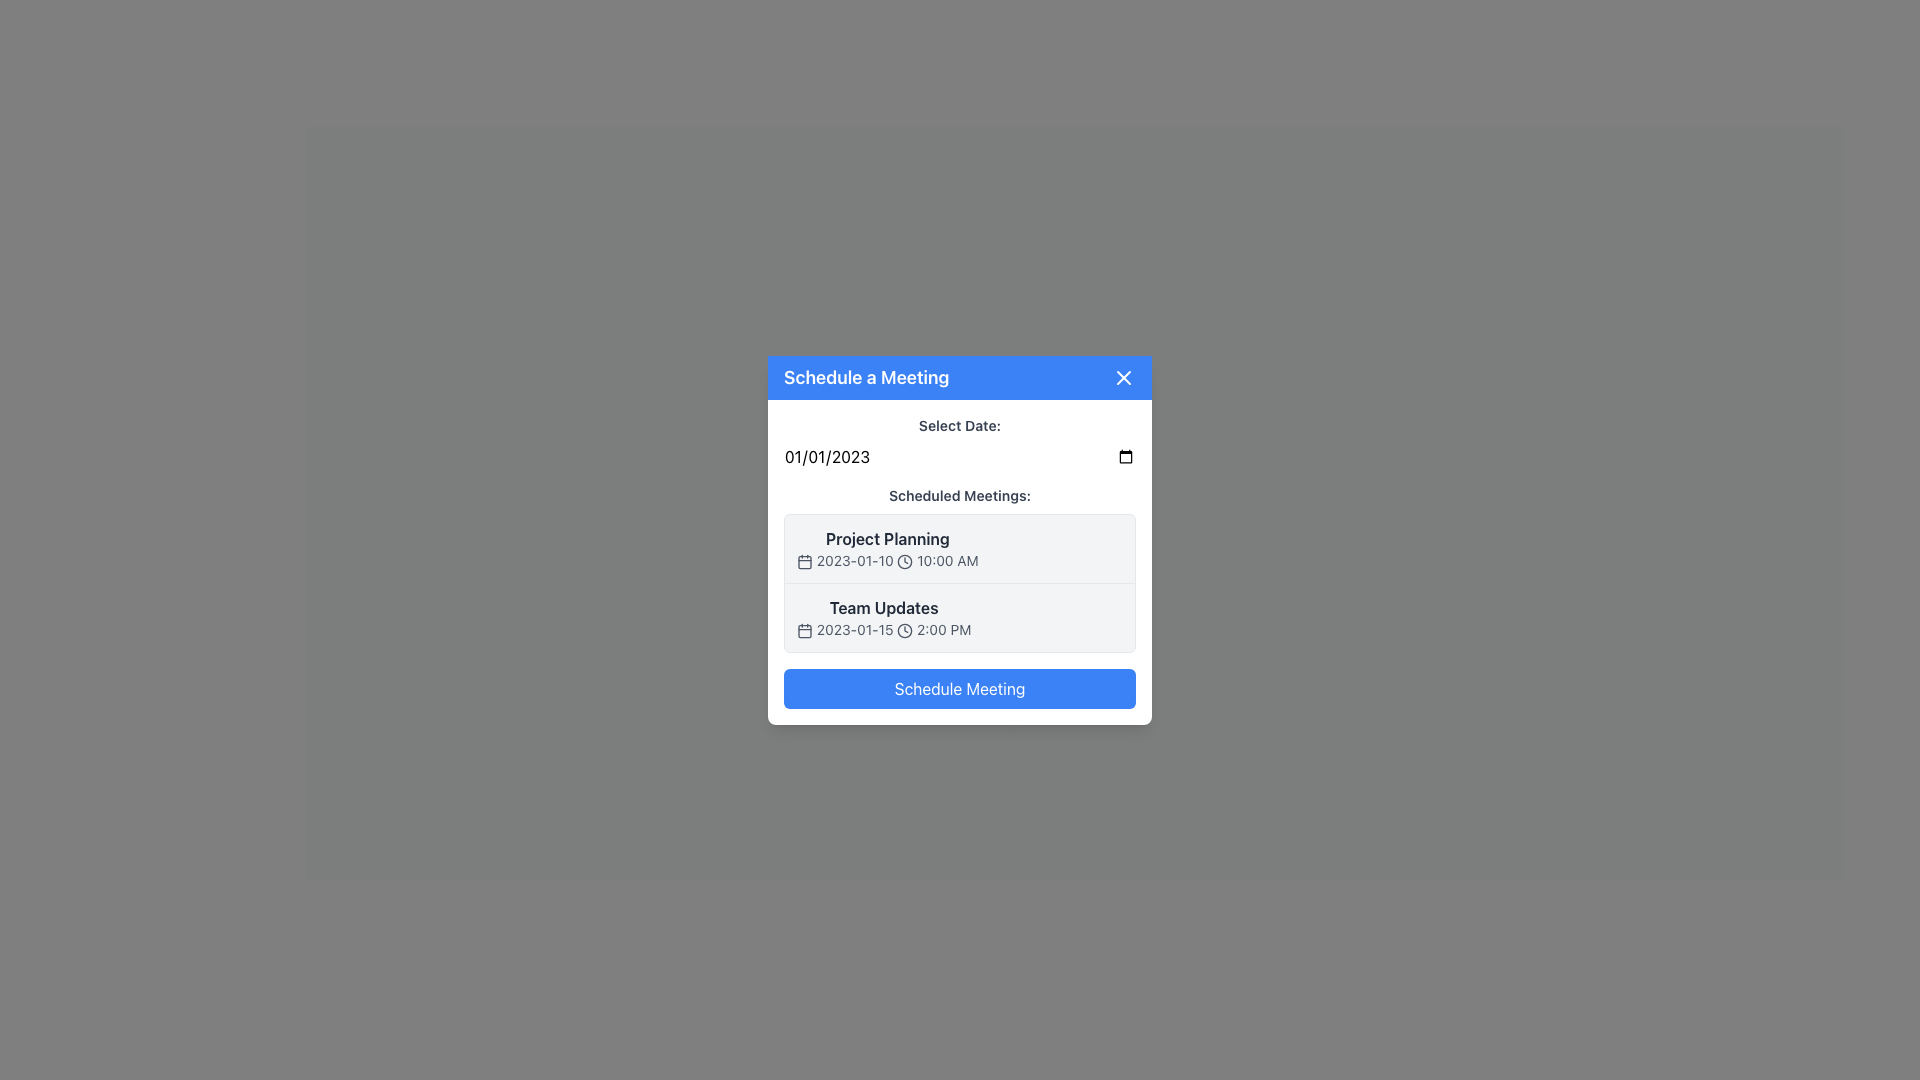 This screenshot has width=1920, height=1080. Describe the element at coordinates (886, 548) in the screenshot. I see `the first entry in the 'Scheduled Meetings' section that displays the meeting details including 'Project Planning' within the modal dialog titled 'Schedule a Meeting'` at that location.